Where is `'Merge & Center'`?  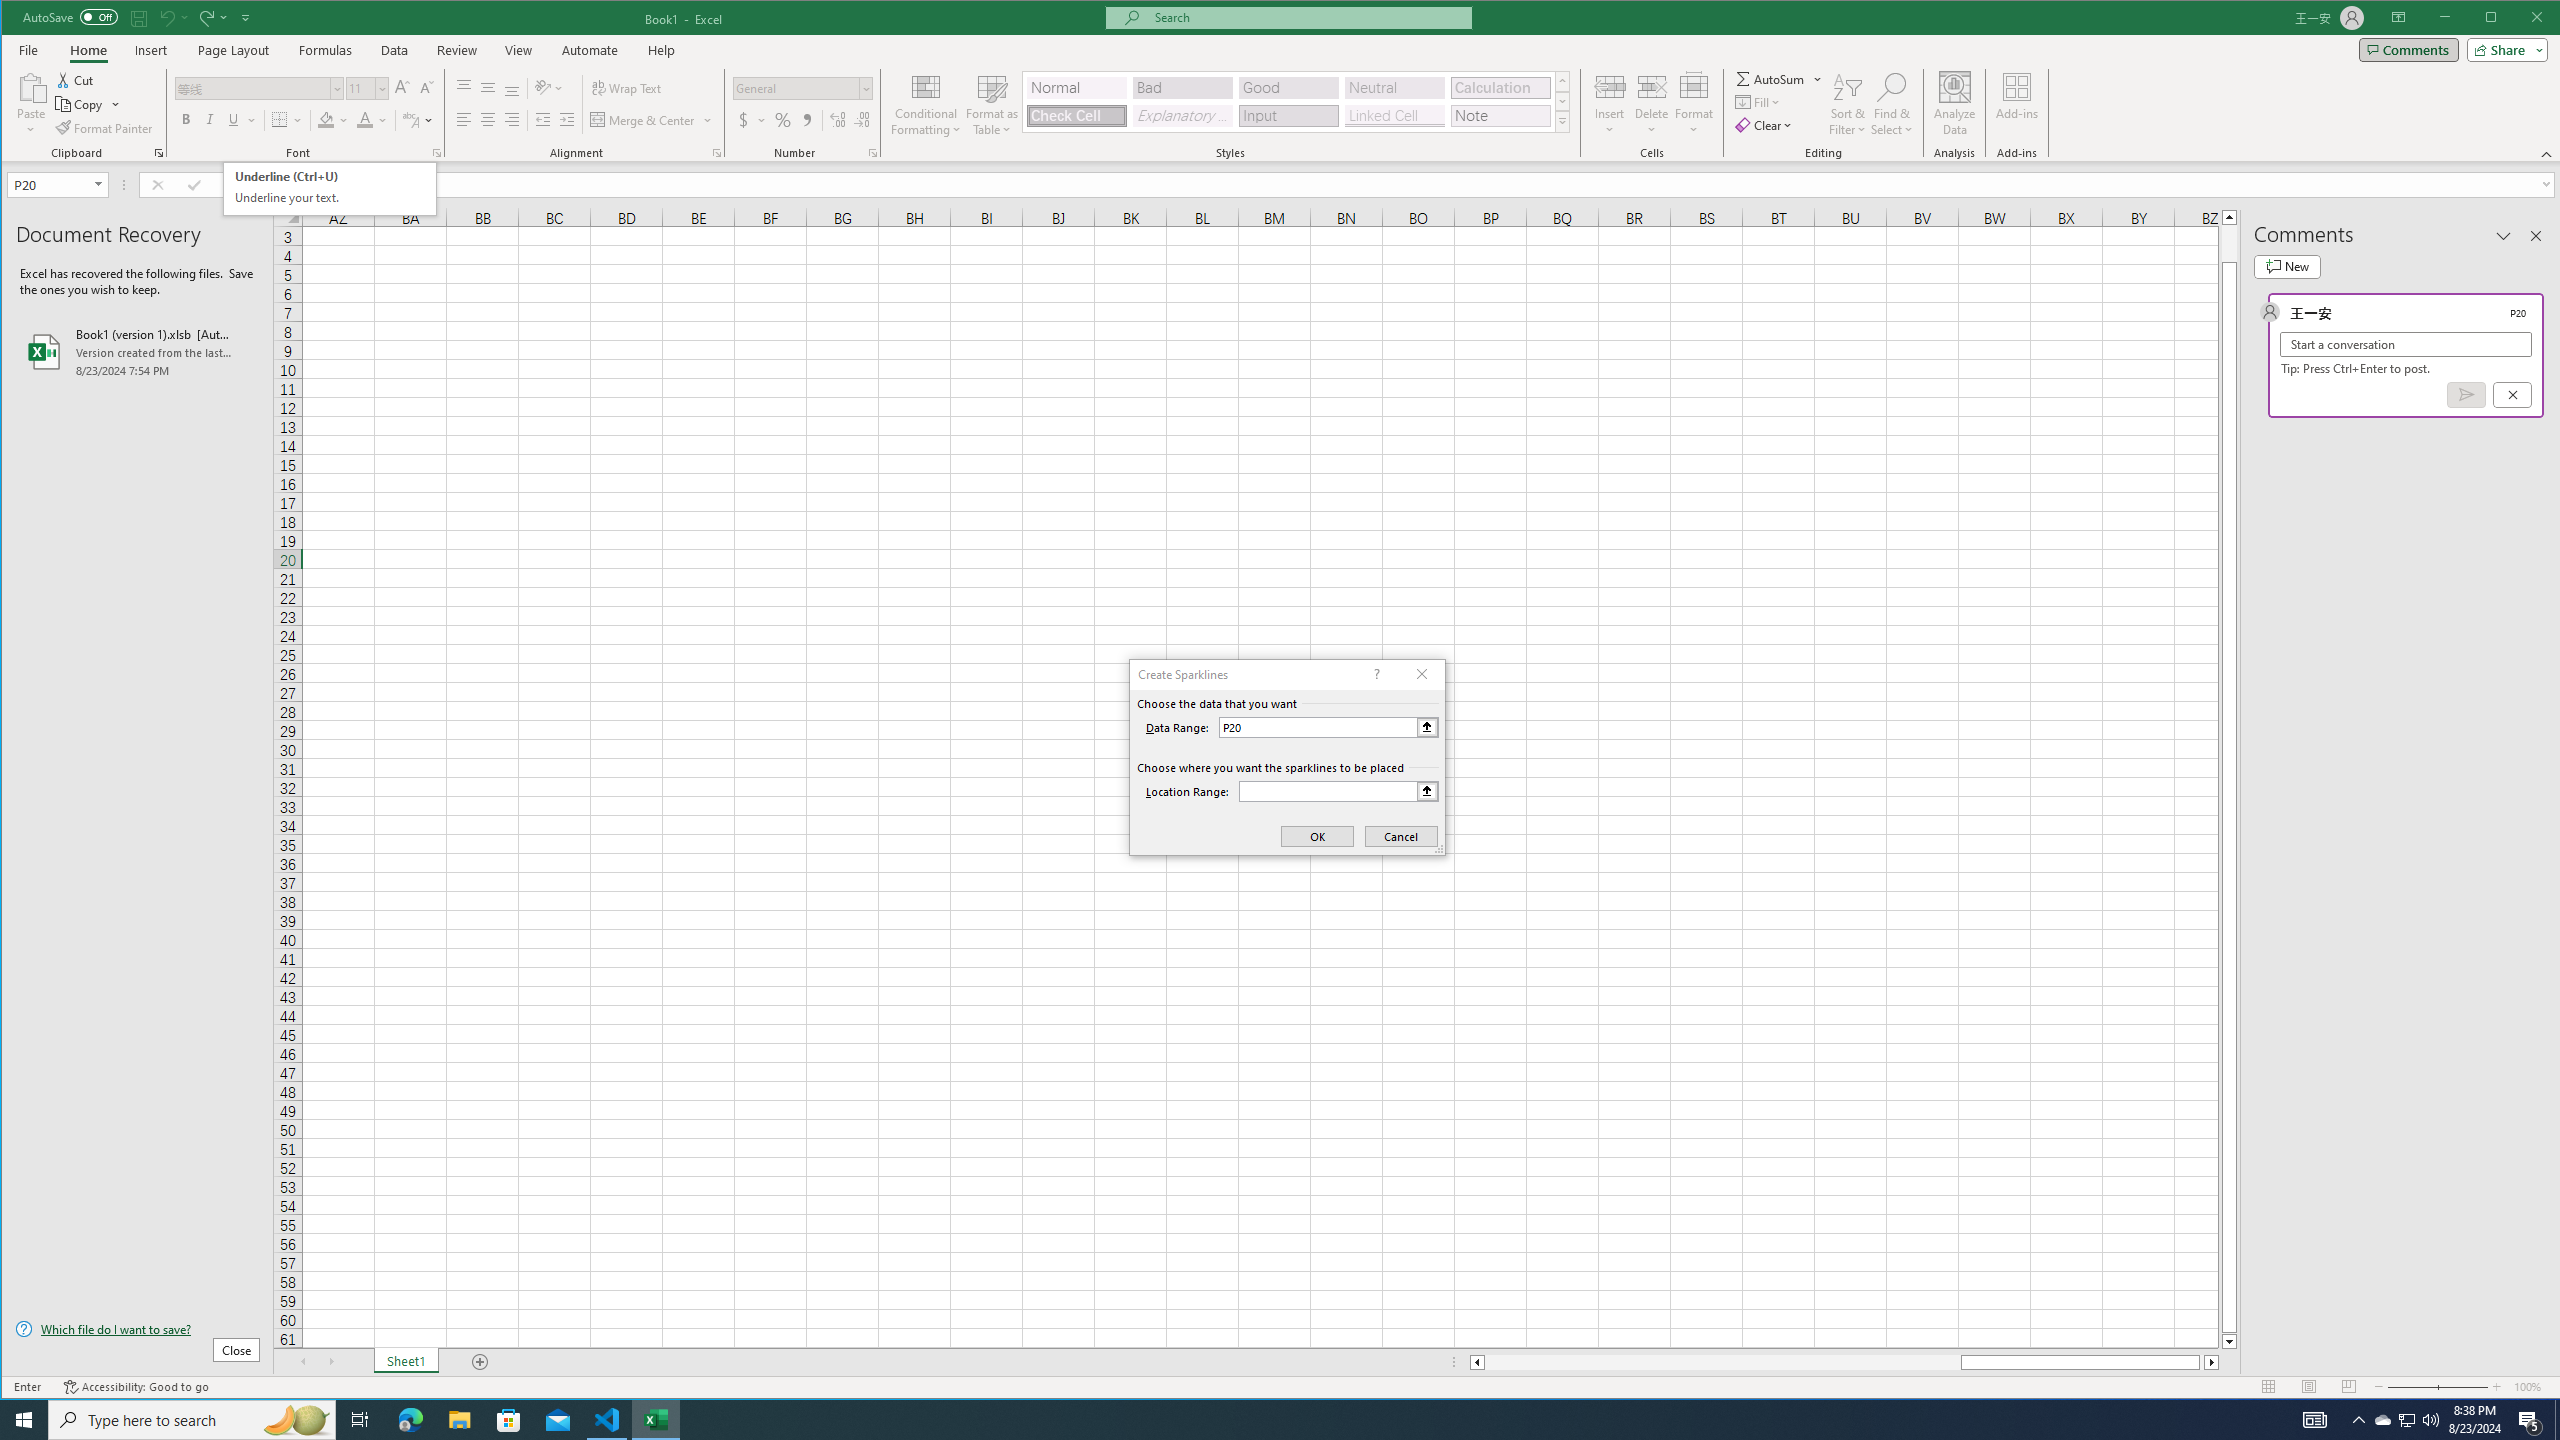
'Merge & Center' is located at coordinates (643, 119).